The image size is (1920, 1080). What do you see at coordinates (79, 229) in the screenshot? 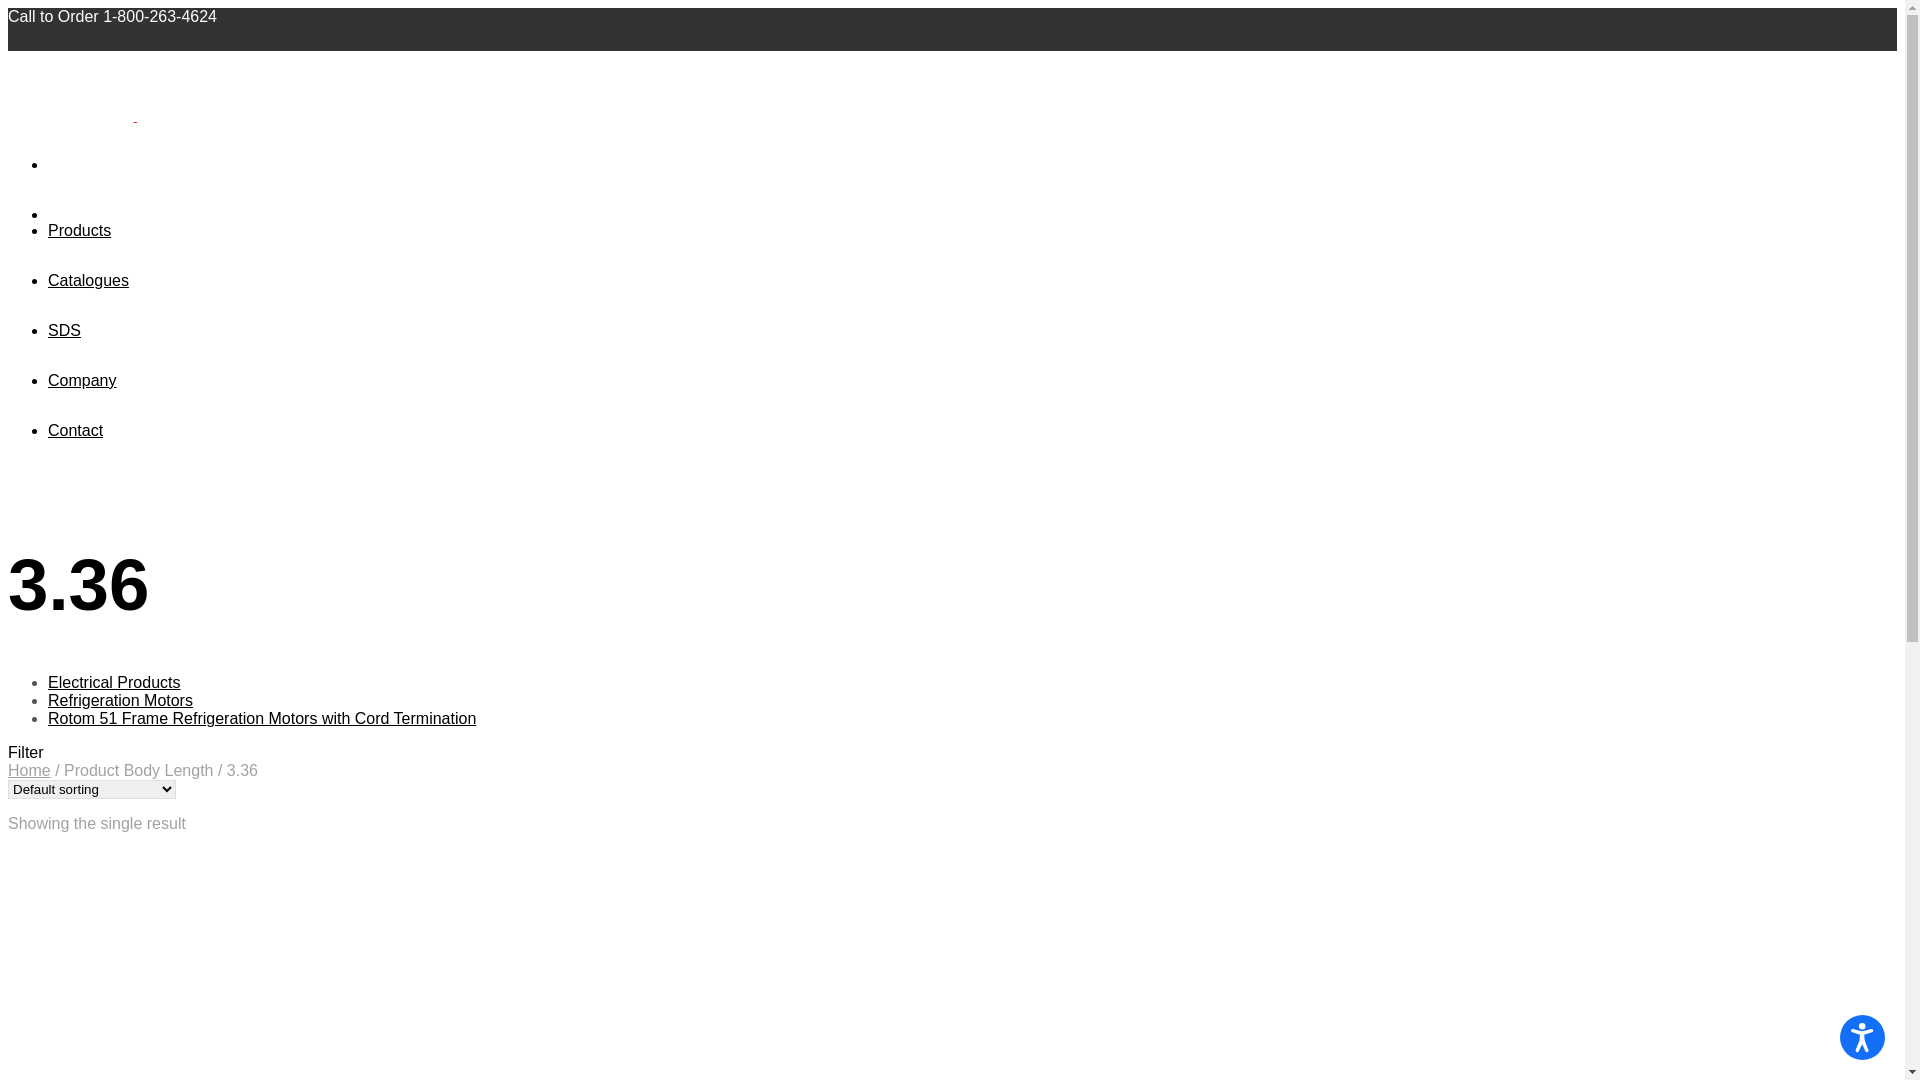
I see `'Products'` at bounding box center [79, 229].